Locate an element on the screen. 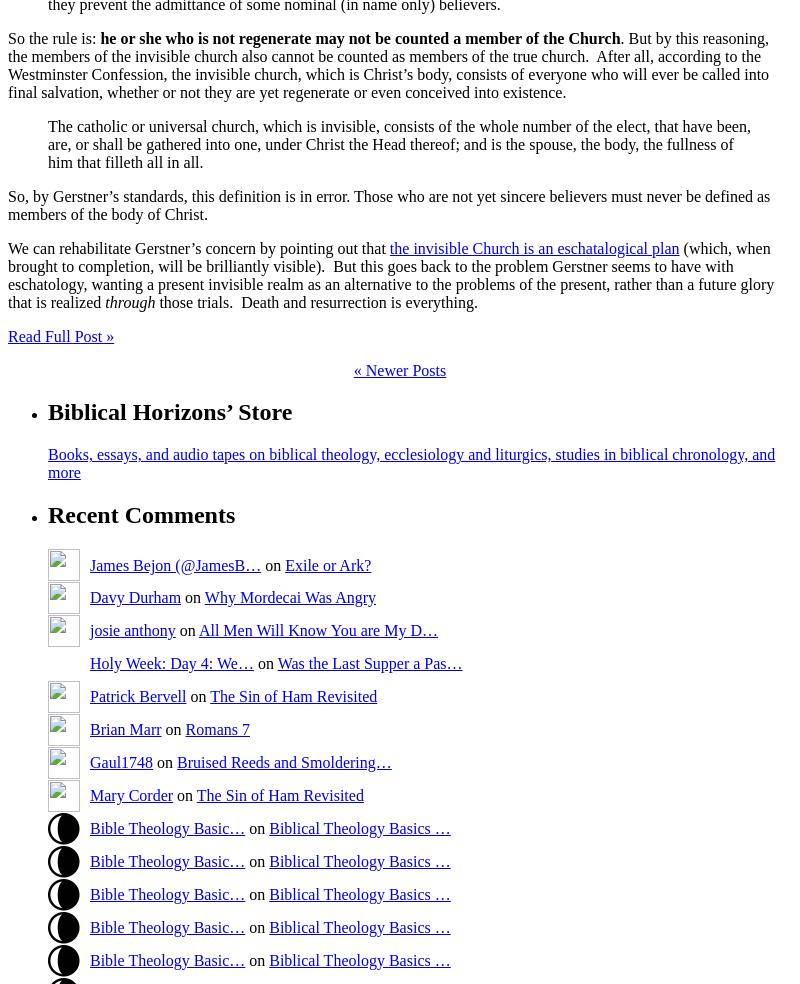 This screenshot has height=984, width=800. 'Why Mordecai Was Angry' is located at coordinates (290, 595).